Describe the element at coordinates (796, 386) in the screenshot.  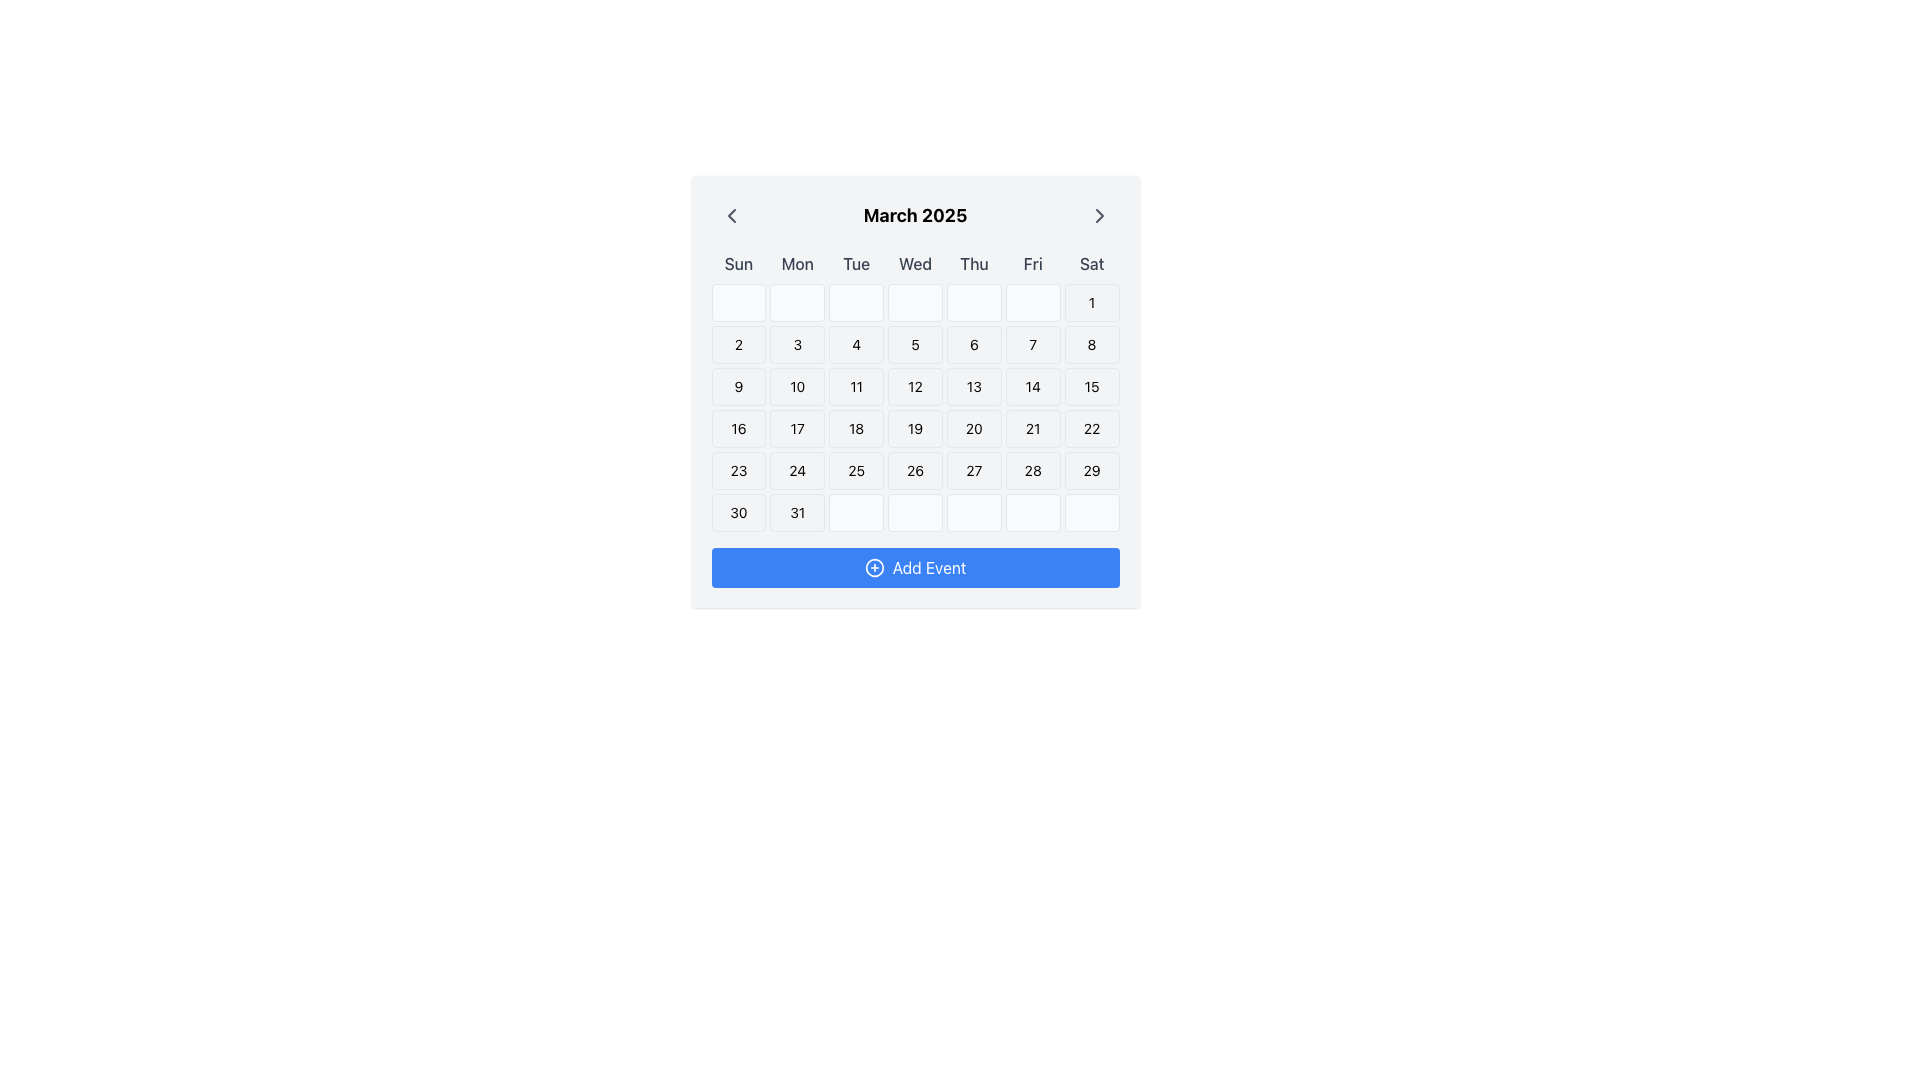
I see `the calendar day button representing the 10th day of the month, located in the fifth cell of the third row of the calendar grid` at that location.